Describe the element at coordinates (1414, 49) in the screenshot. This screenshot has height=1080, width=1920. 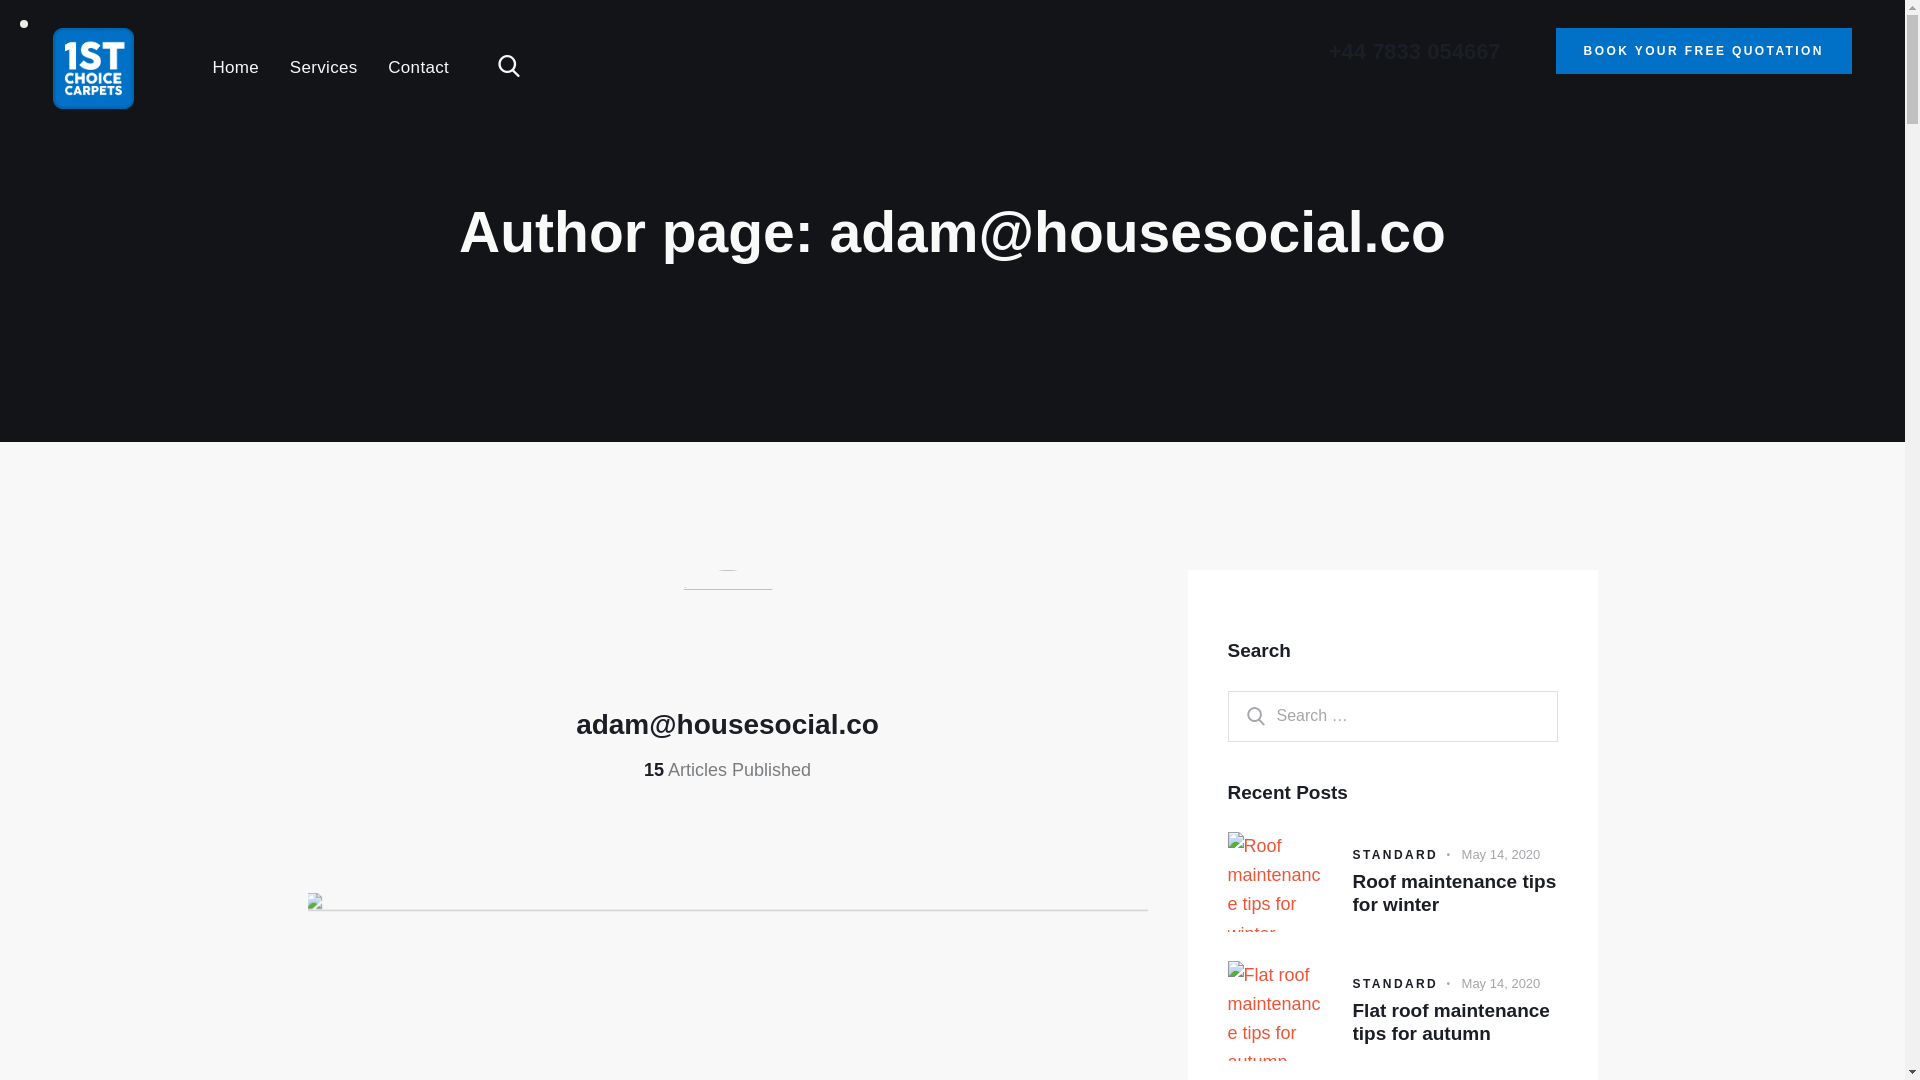
I see `'+44 7833 054667'` at that location.